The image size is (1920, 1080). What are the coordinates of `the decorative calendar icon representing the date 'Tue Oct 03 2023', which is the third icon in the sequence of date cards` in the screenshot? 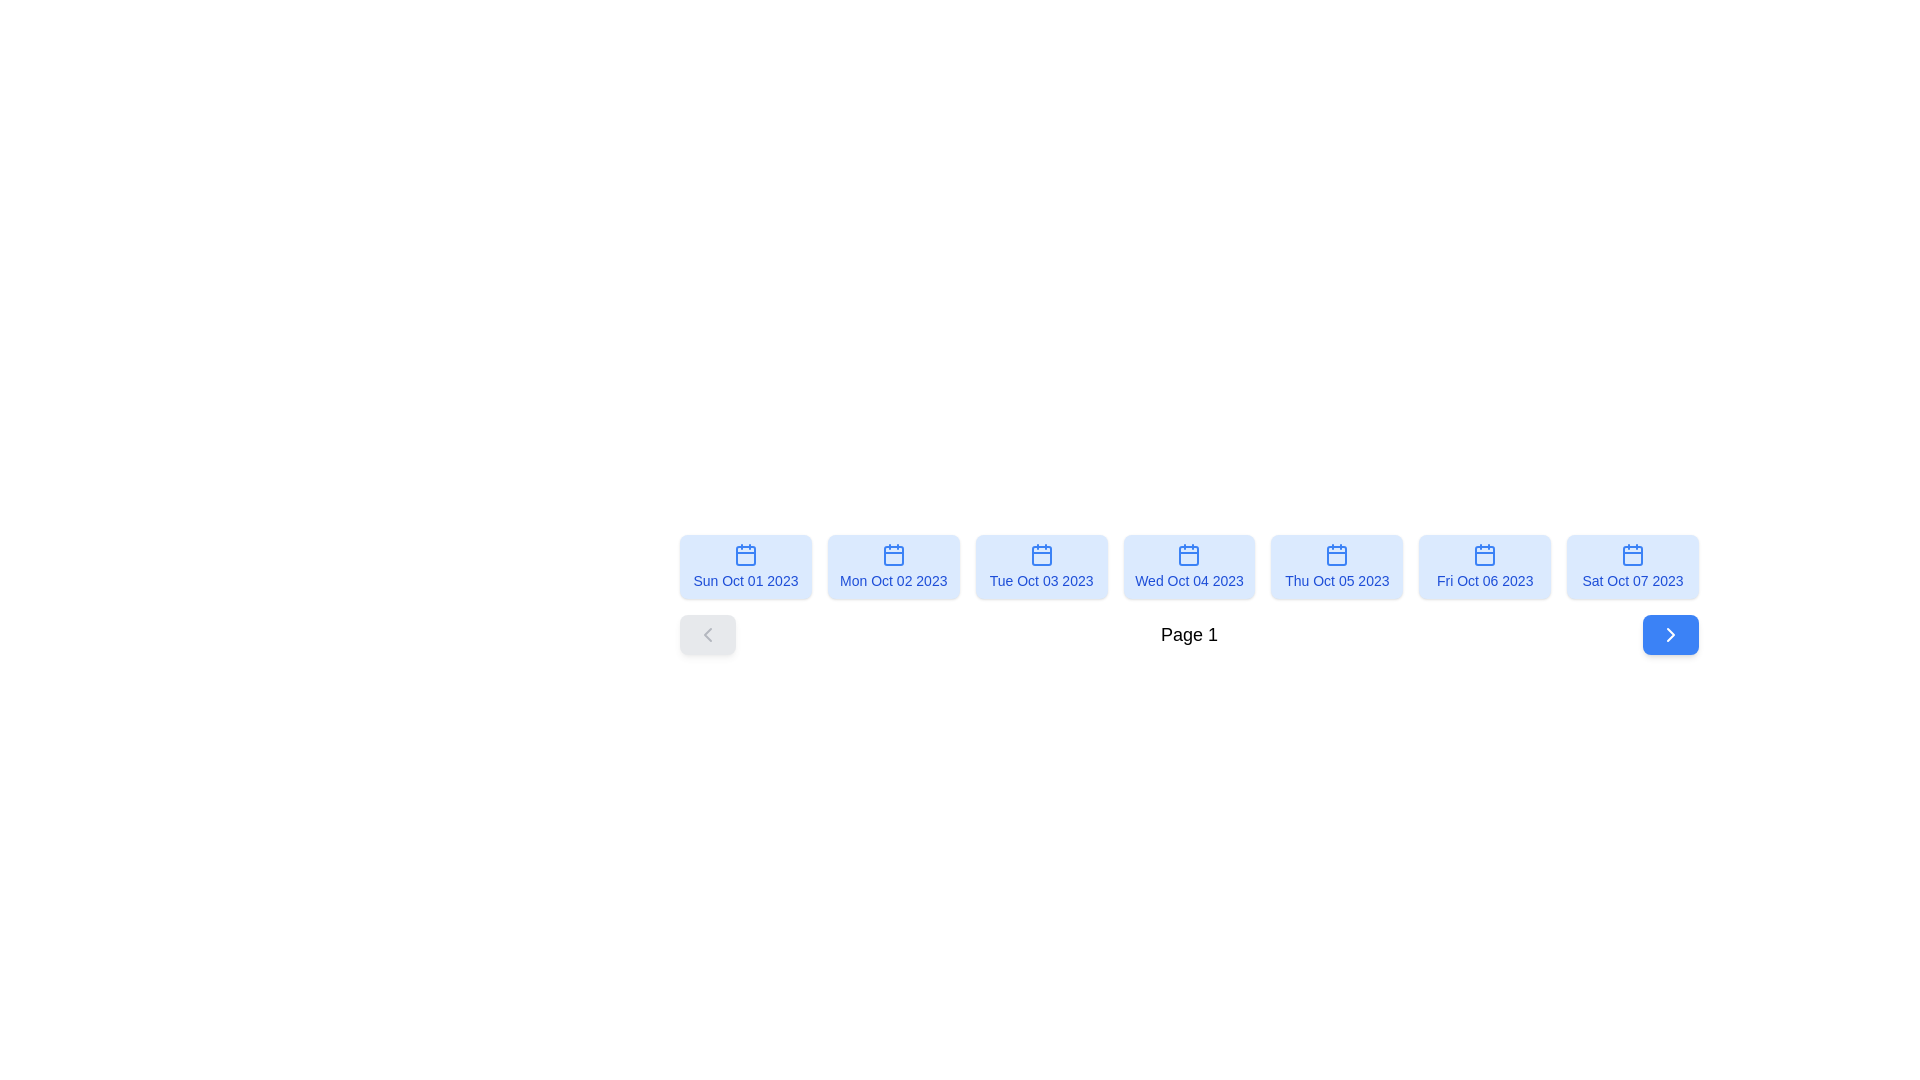 It's located at (1040, 555).